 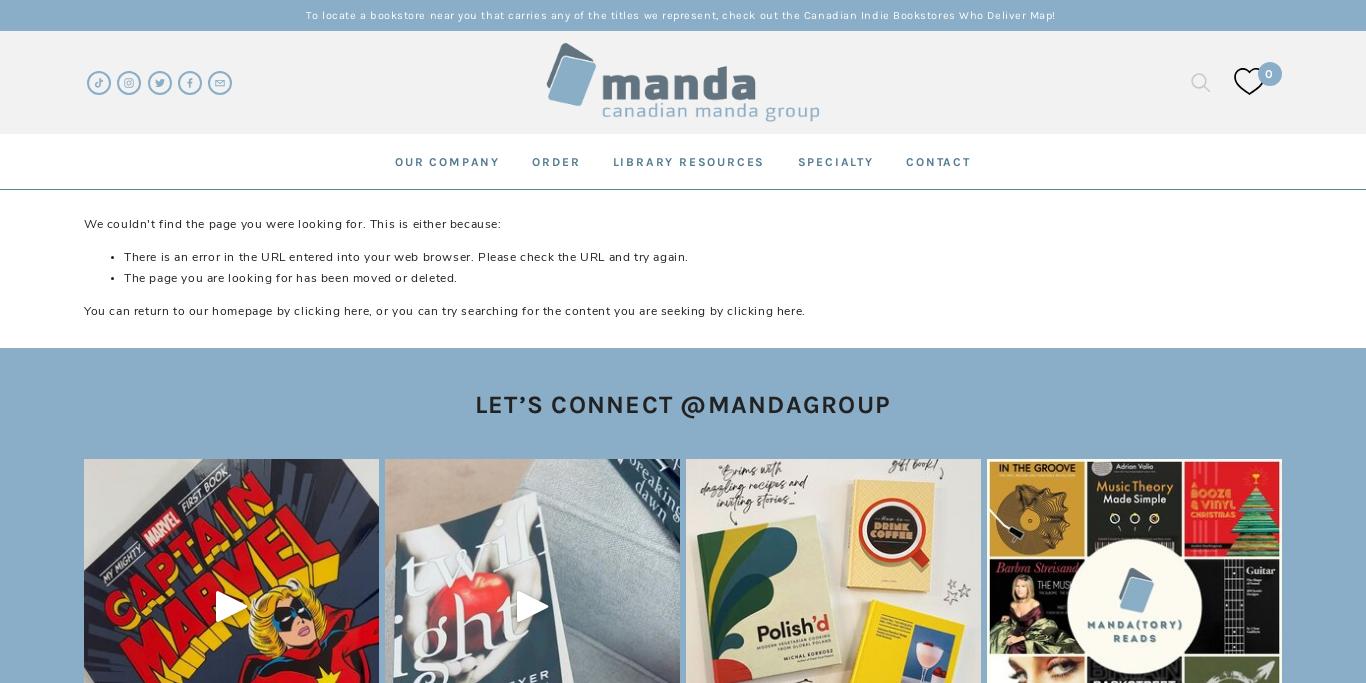 What do you see at coordinates (938, 160) in the screenshot?
I see `'Contact'` at bounding box center [938, 160].